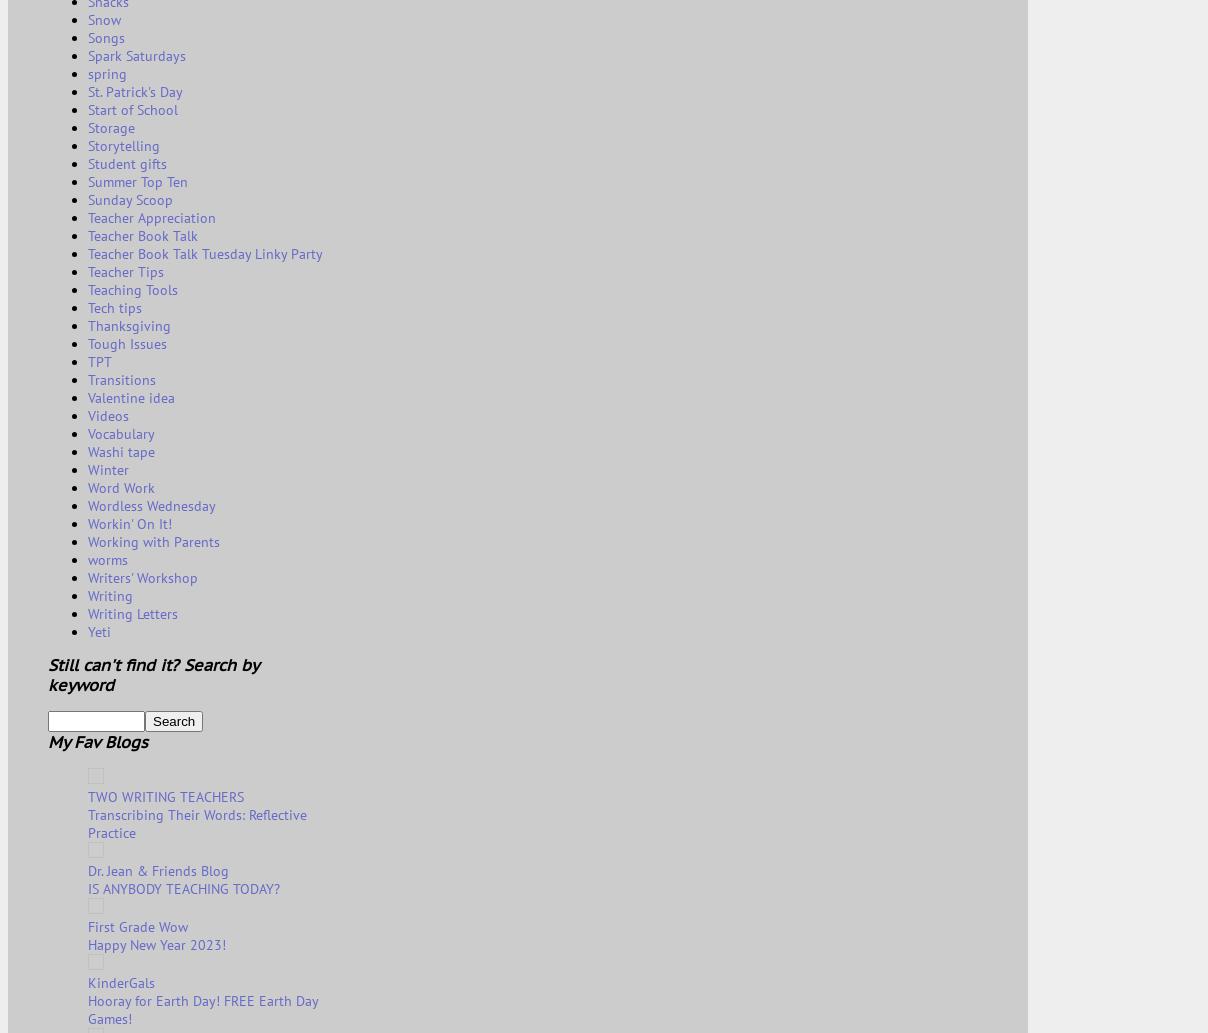 This screenshot has width=1208, height=1033. Describe the element at coordinates (86, 541) in the screenshot. I see `'Working with Parents'` at that location.